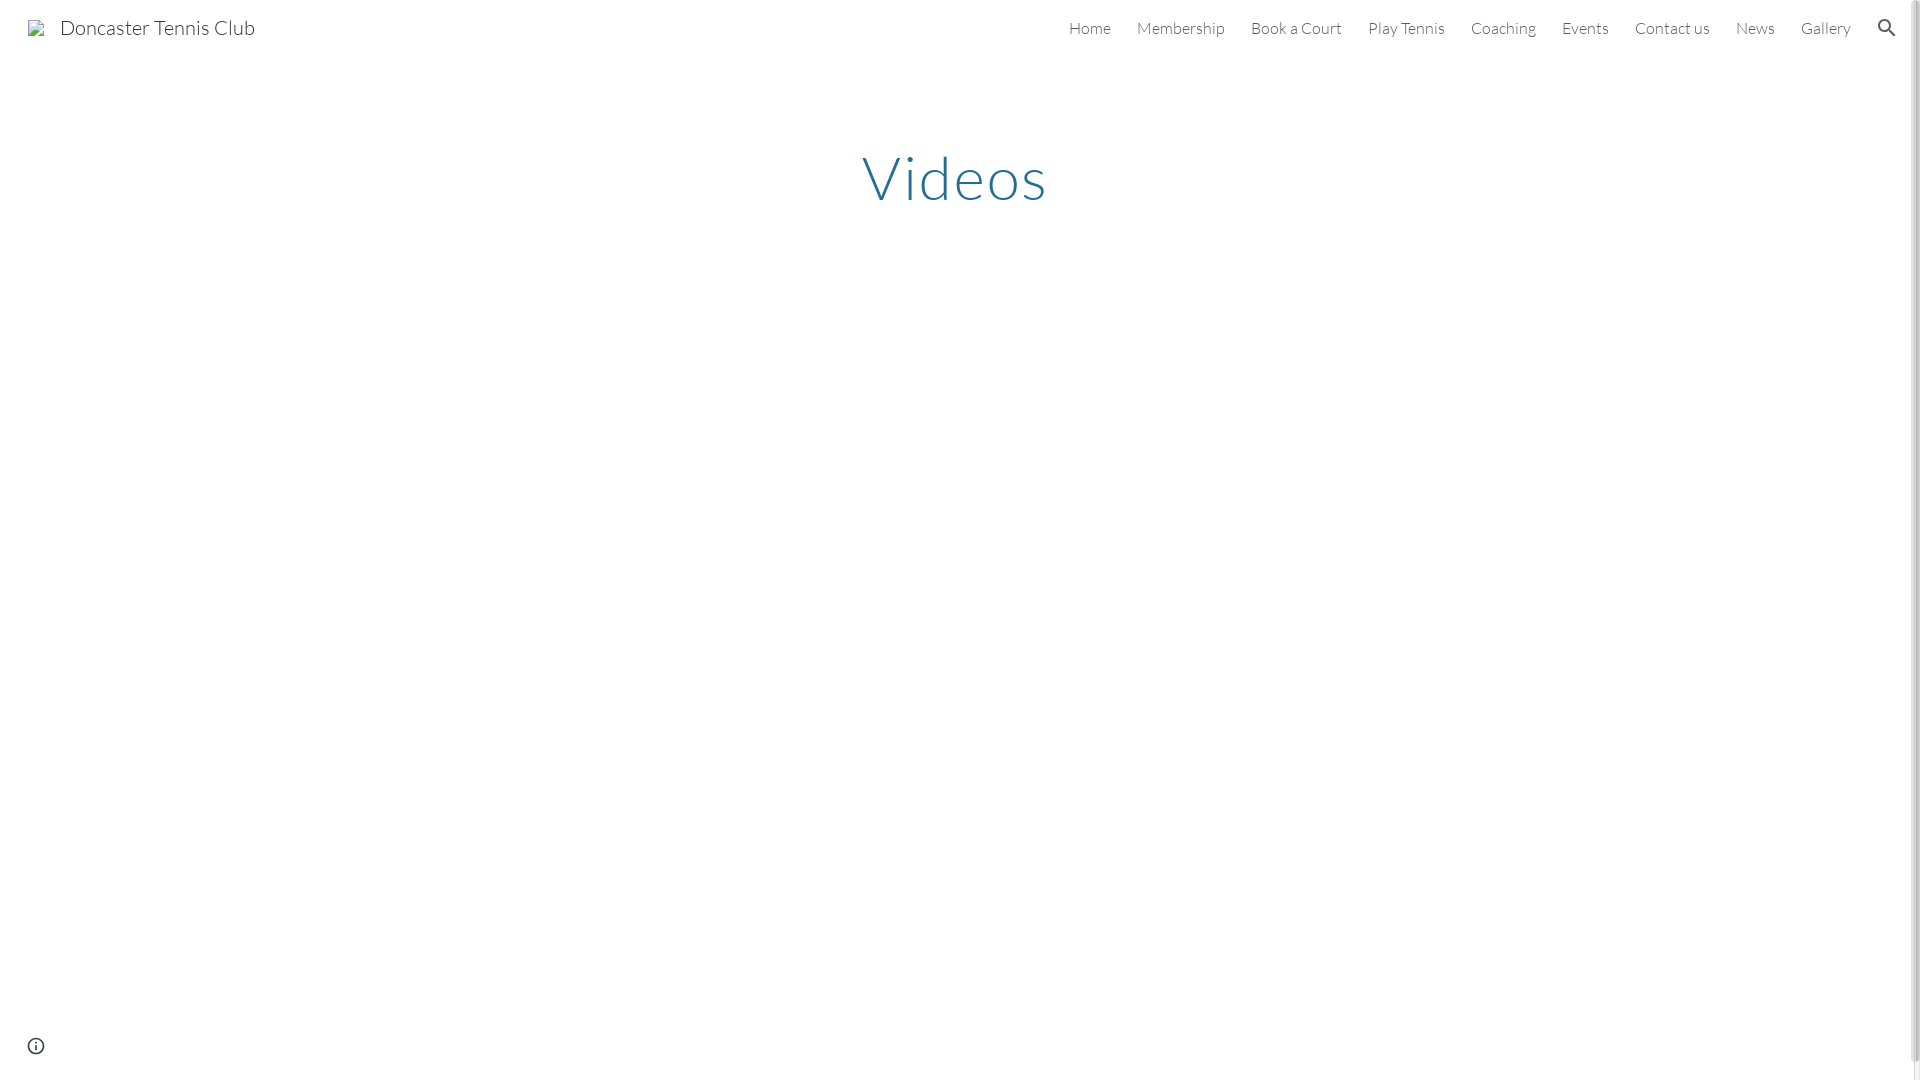 The height and width of the screenshot is (1080, 1920). I want to click on 'News', so click(1754, 27).